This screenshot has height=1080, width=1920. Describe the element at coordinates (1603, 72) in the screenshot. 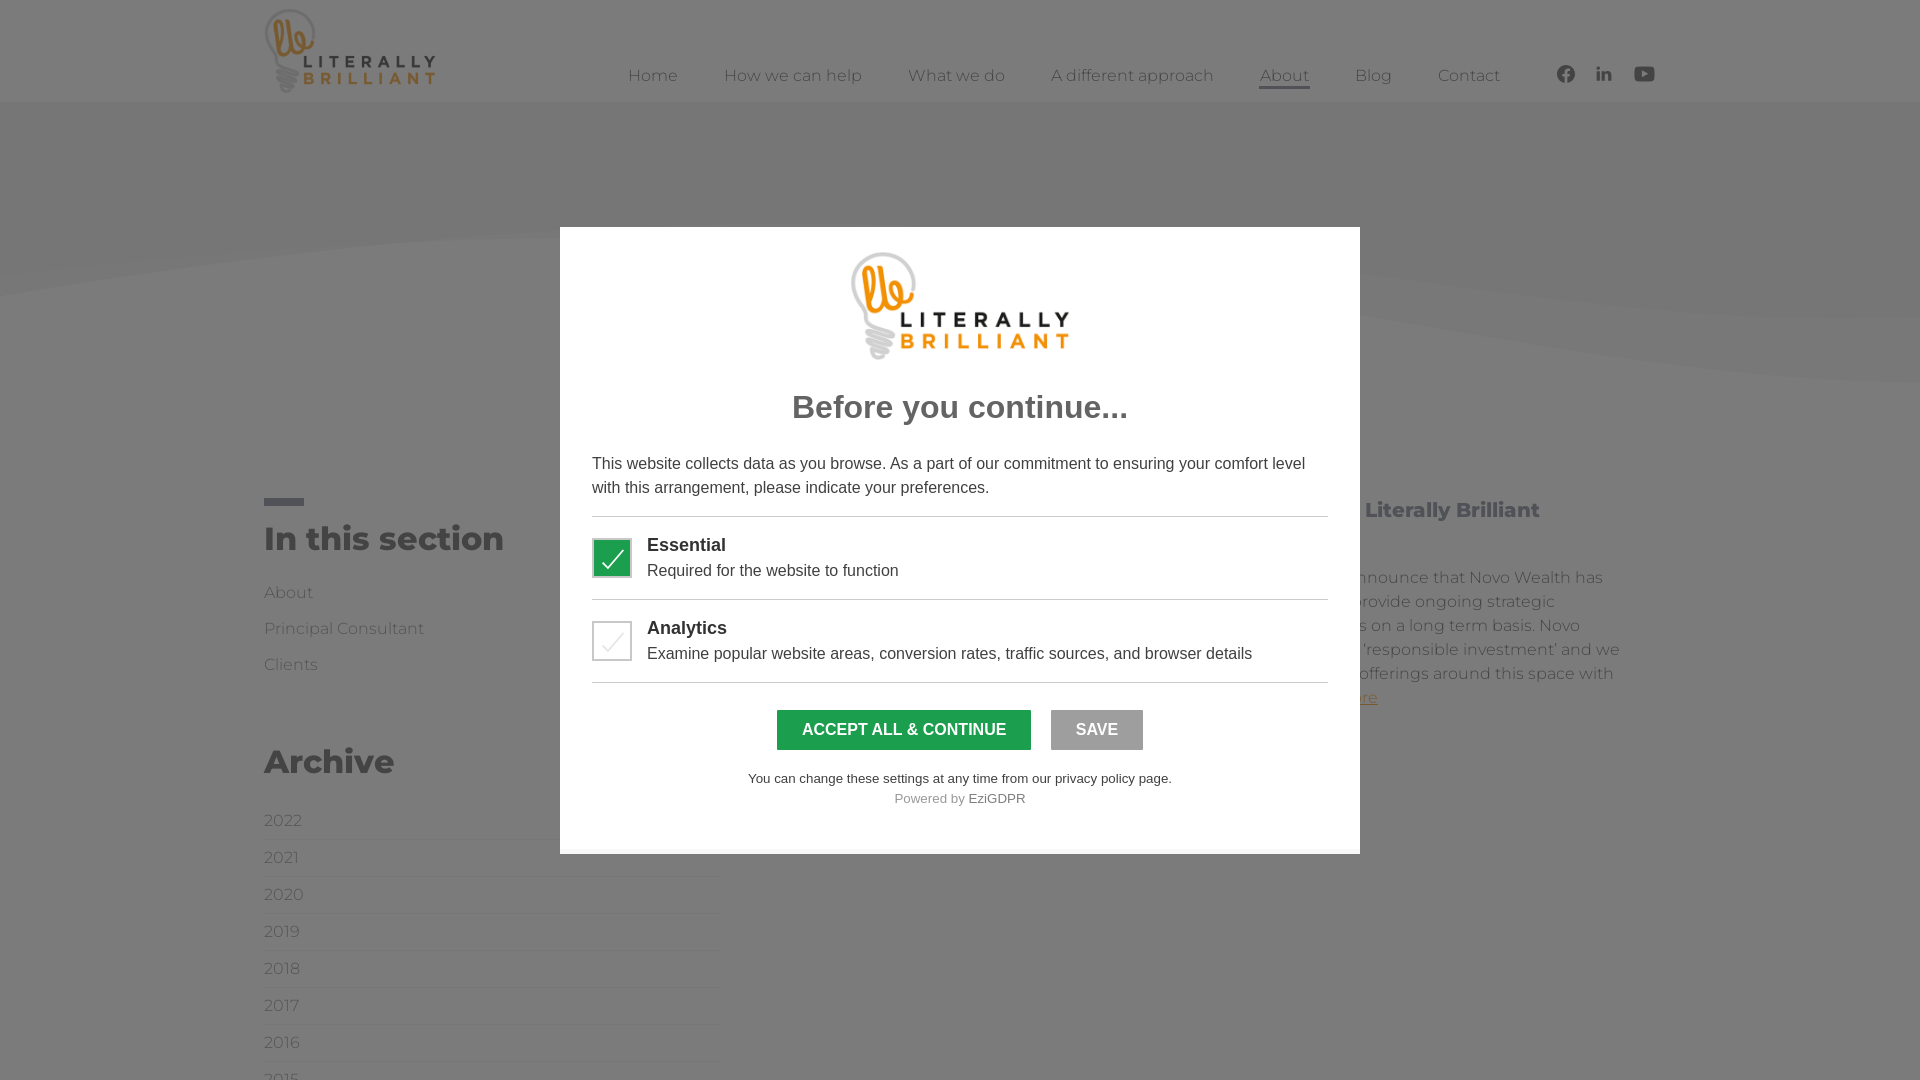

I see `'Connect with us on LinkedIn'` at that location.